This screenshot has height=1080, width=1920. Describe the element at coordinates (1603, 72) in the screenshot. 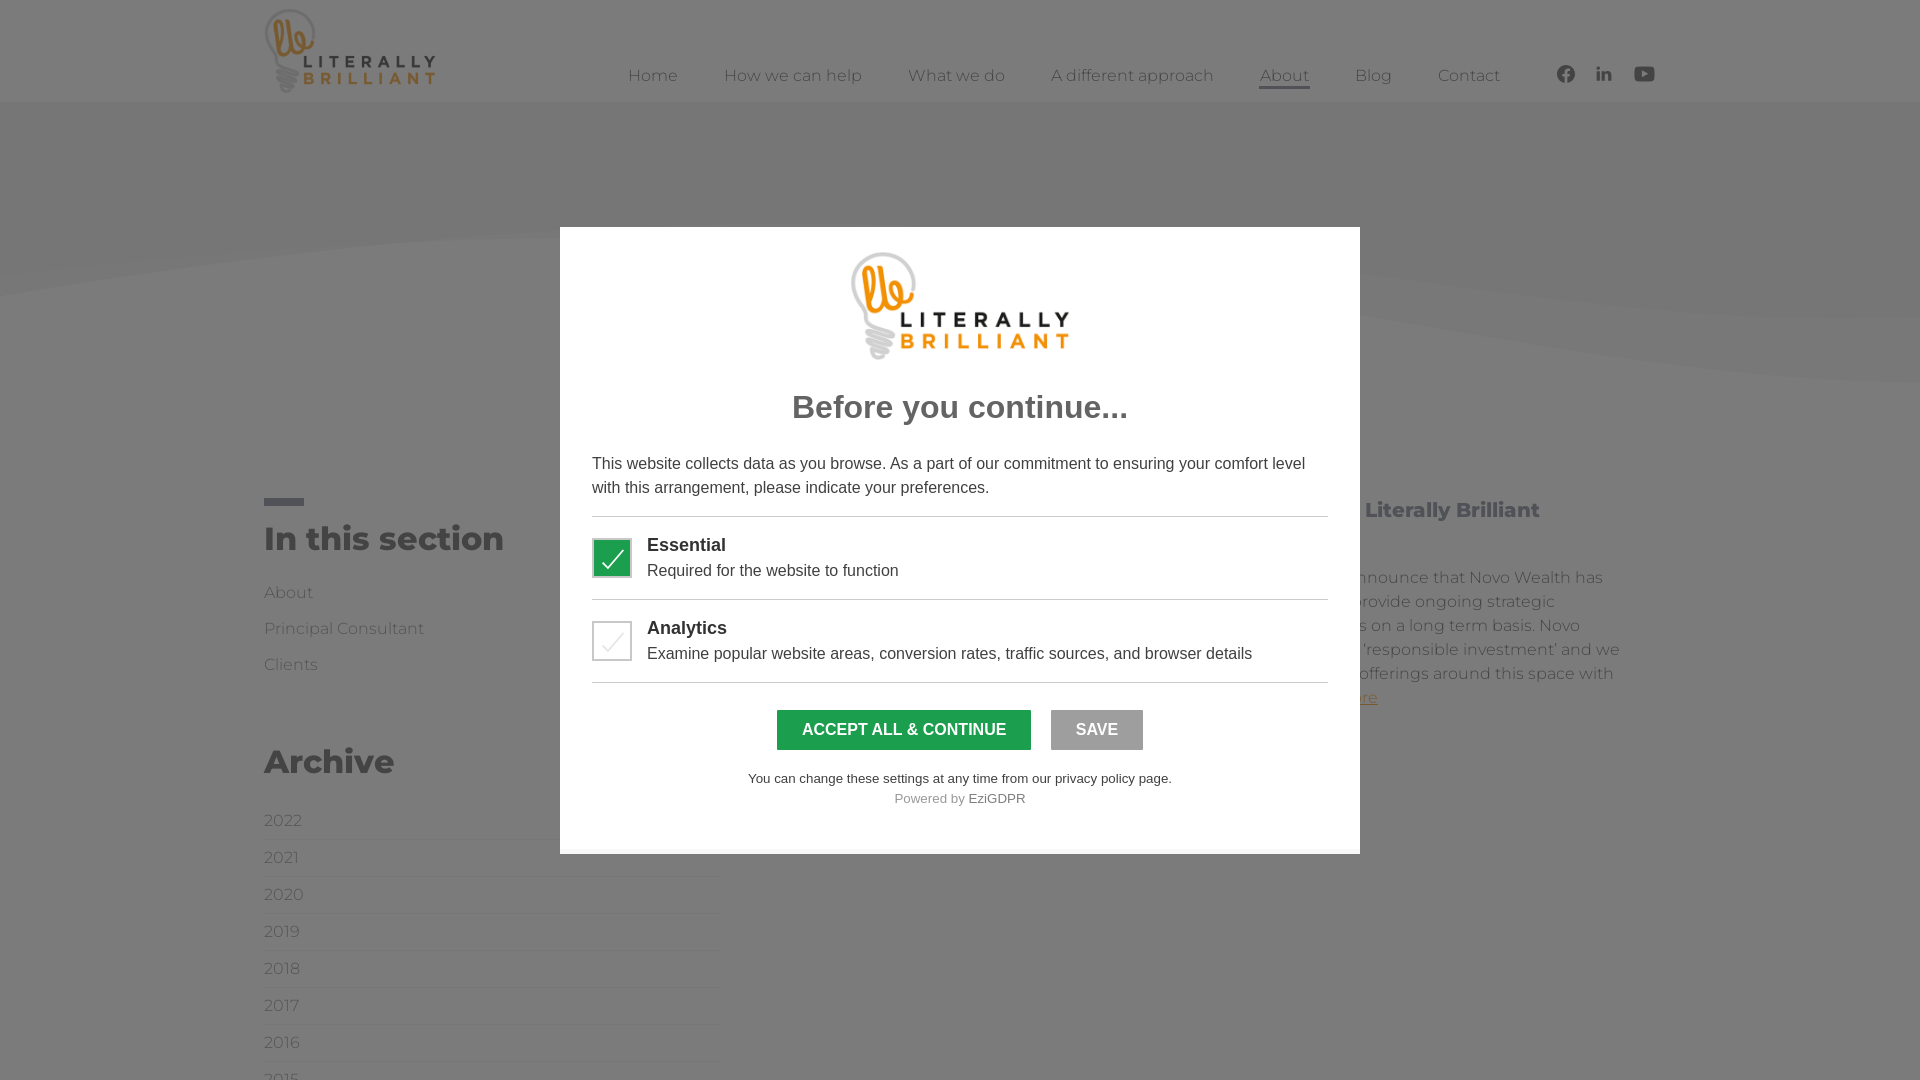

I see `'Connect with us on LinkedIn'` at that location.